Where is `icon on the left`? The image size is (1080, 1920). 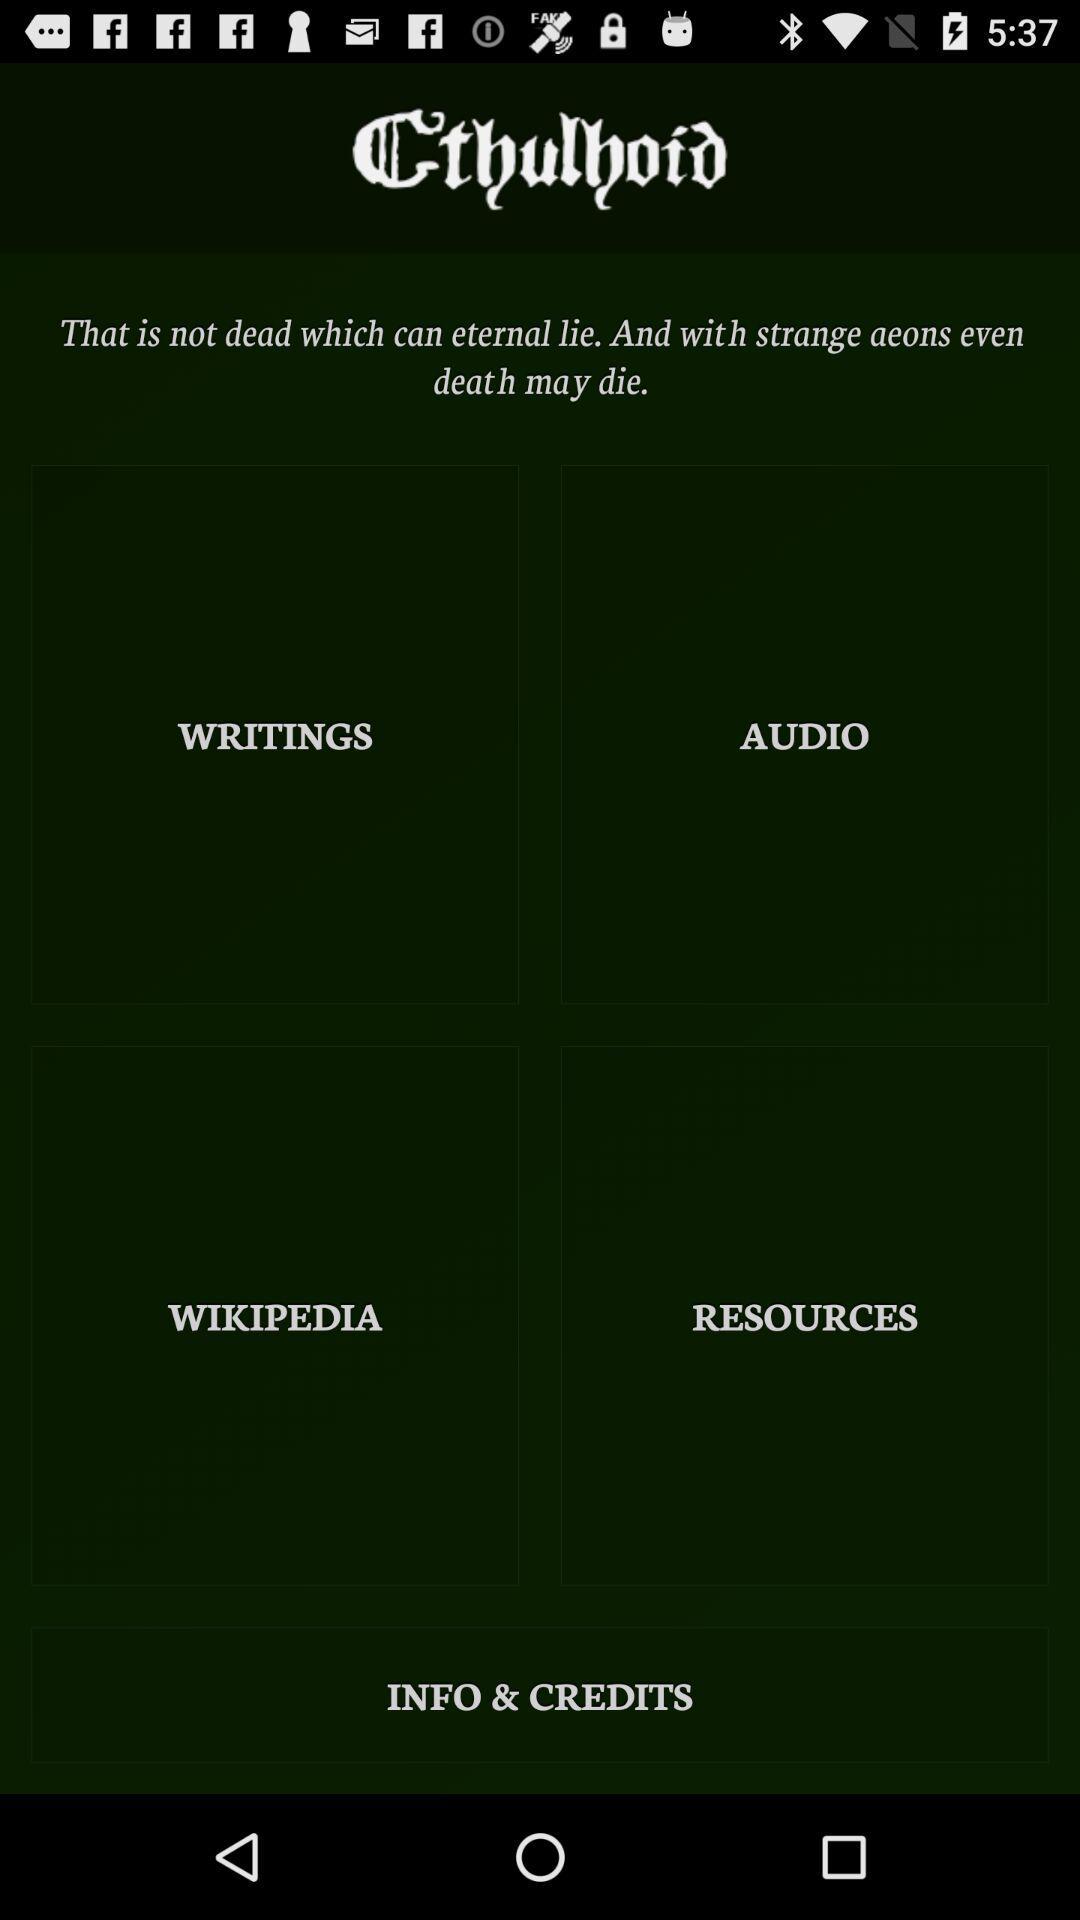
icon on the left is located at coordinates (275, 733).